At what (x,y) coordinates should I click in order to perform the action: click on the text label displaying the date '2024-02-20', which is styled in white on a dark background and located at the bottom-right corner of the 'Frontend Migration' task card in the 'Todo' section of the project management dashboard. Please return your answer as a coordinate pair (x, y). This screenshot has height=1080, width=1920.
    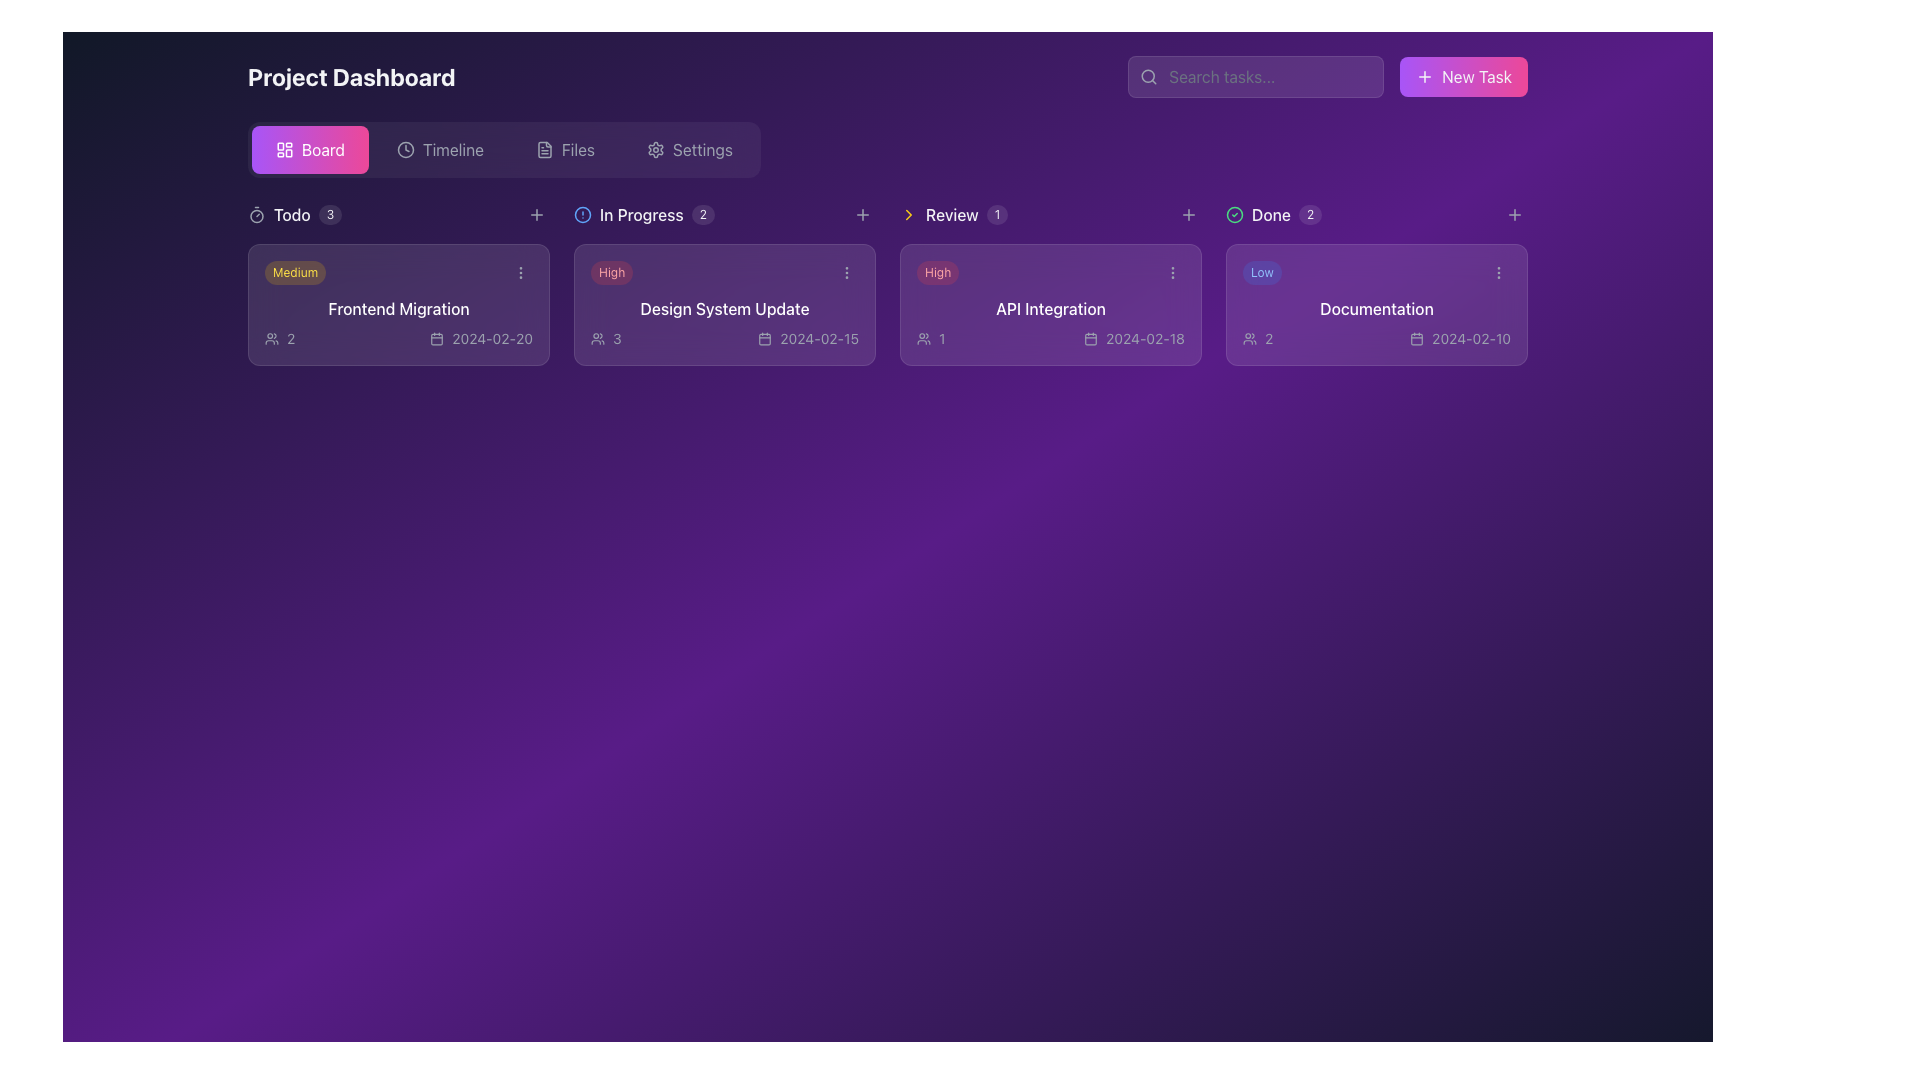
    Looking at the image, I should click on (492, 338).